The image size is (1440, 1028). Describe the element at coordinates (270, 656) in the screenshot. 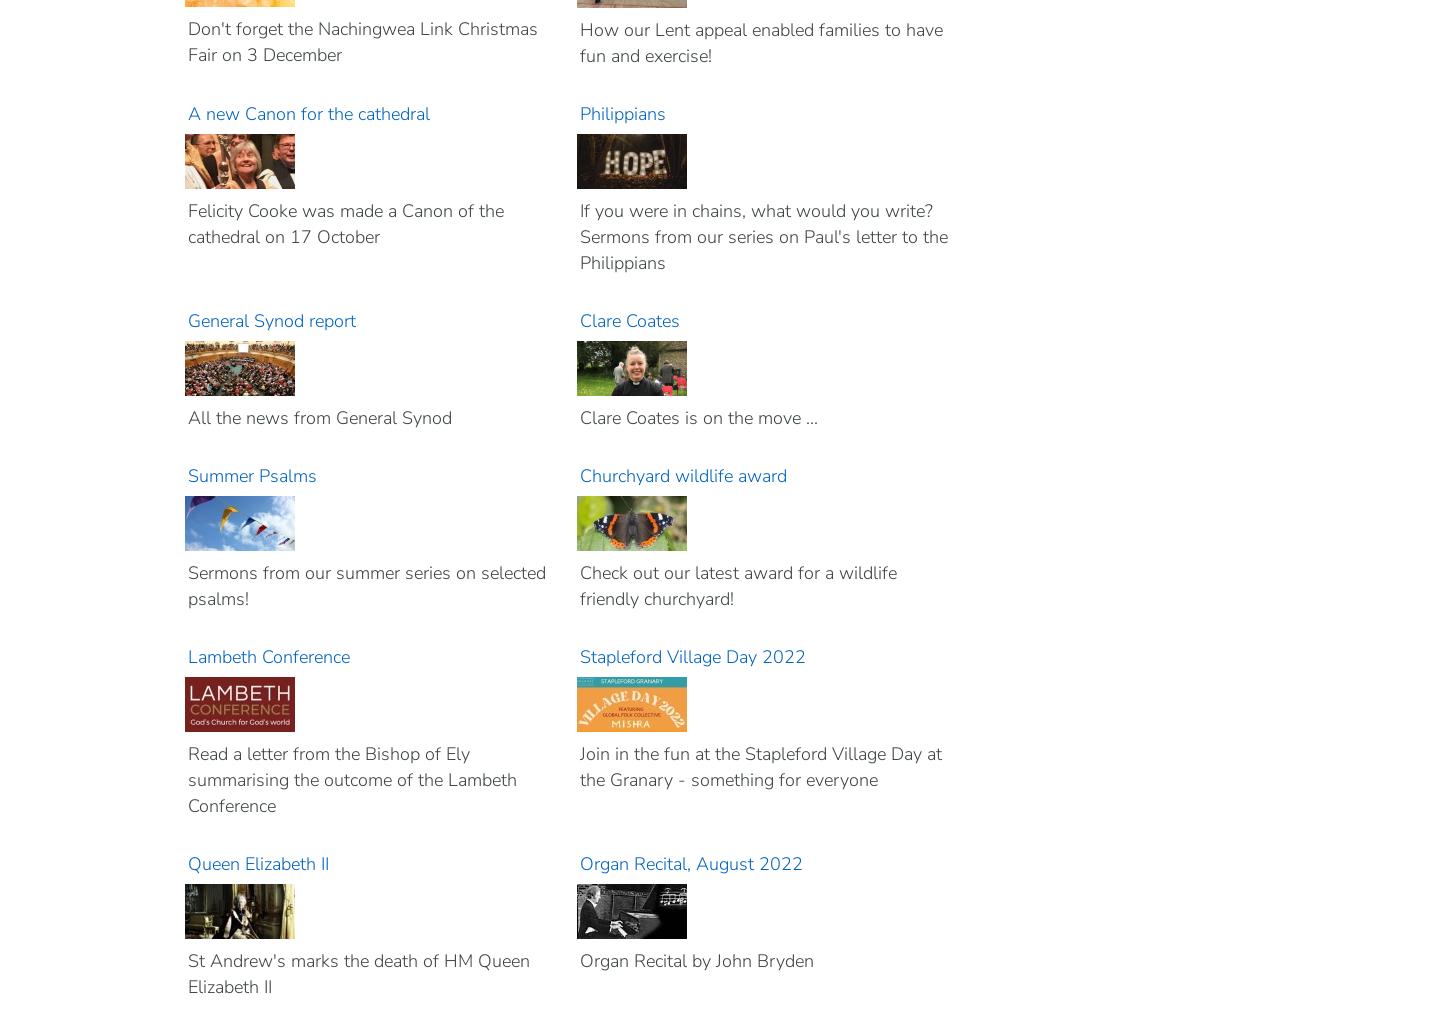

I see `'Lambeth Conference'` at that location.